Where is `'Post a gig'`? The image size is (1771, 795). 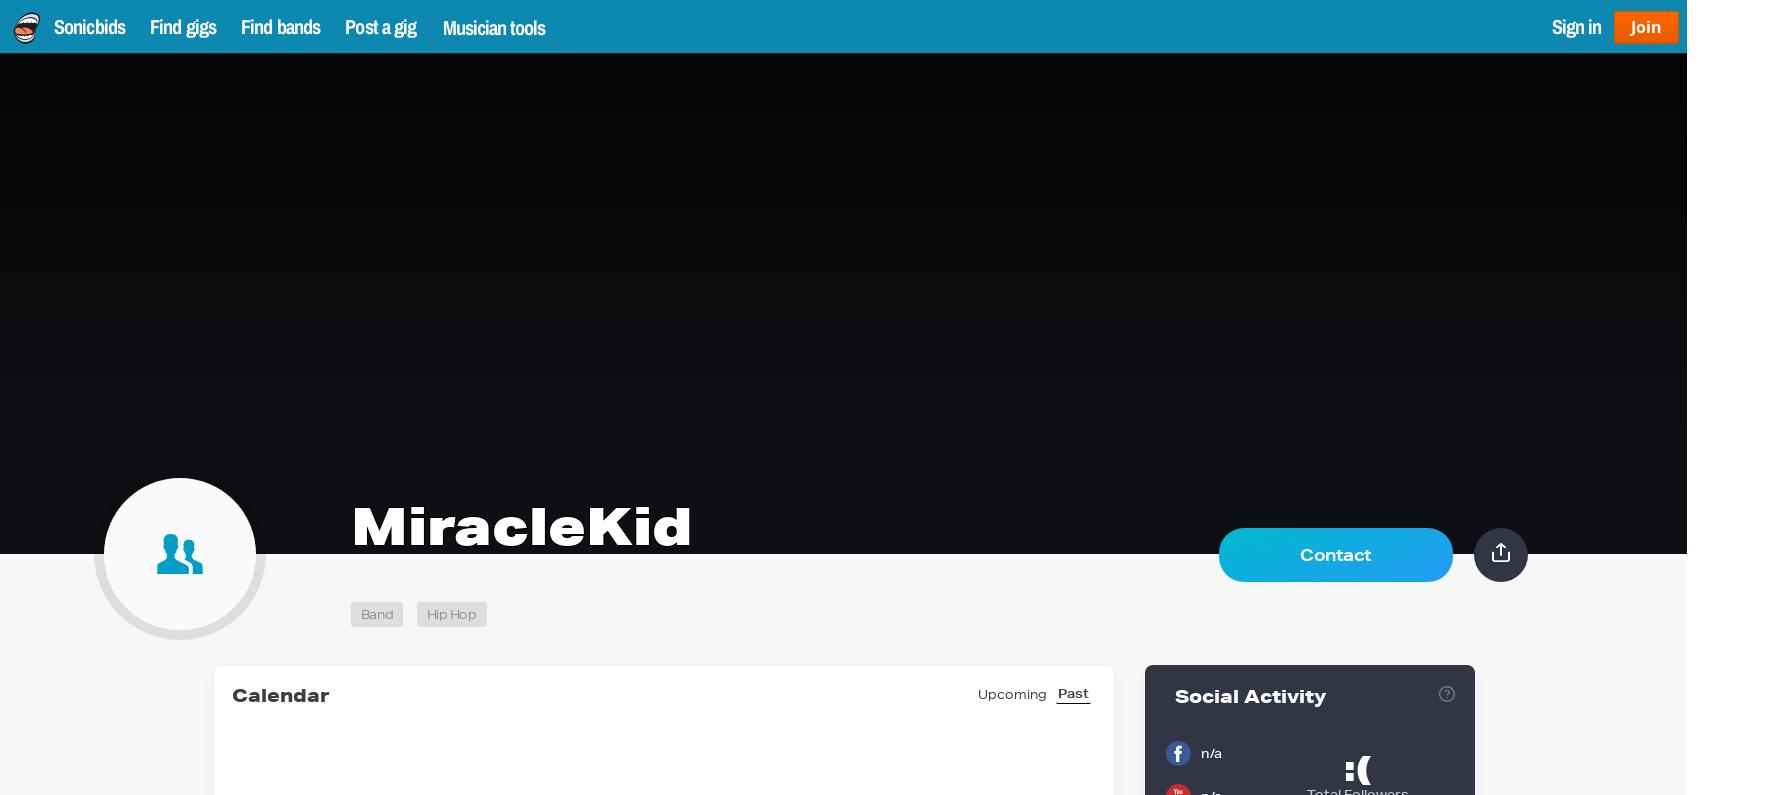
'Post a gig' is located at coordinates (380, 25).